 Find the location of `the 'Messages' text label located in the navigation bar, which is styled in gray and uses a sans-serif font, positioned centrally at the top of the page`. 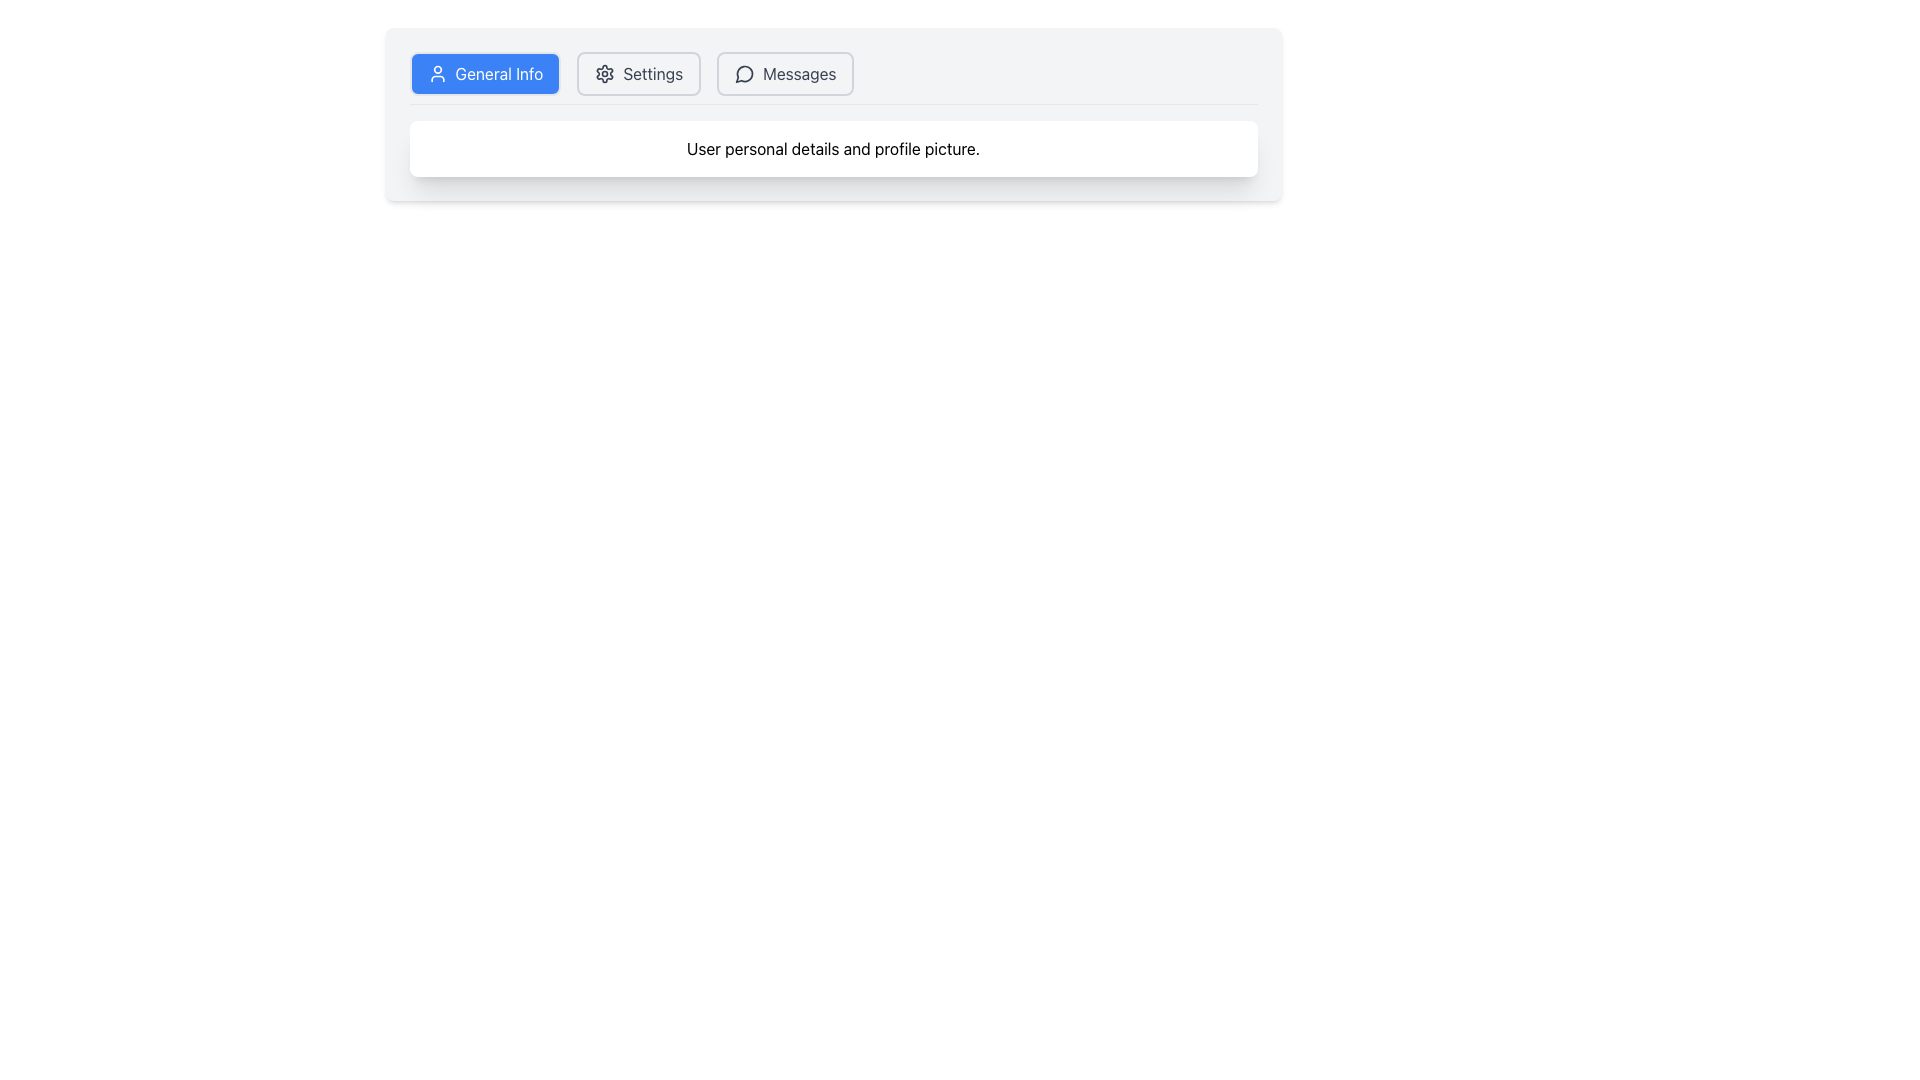

the 'Messages' text label located in the navigation bar, which is styled in gray and uses a sans-serif font, positioned centrally at the top of the page is located at coordinates (798, 72).